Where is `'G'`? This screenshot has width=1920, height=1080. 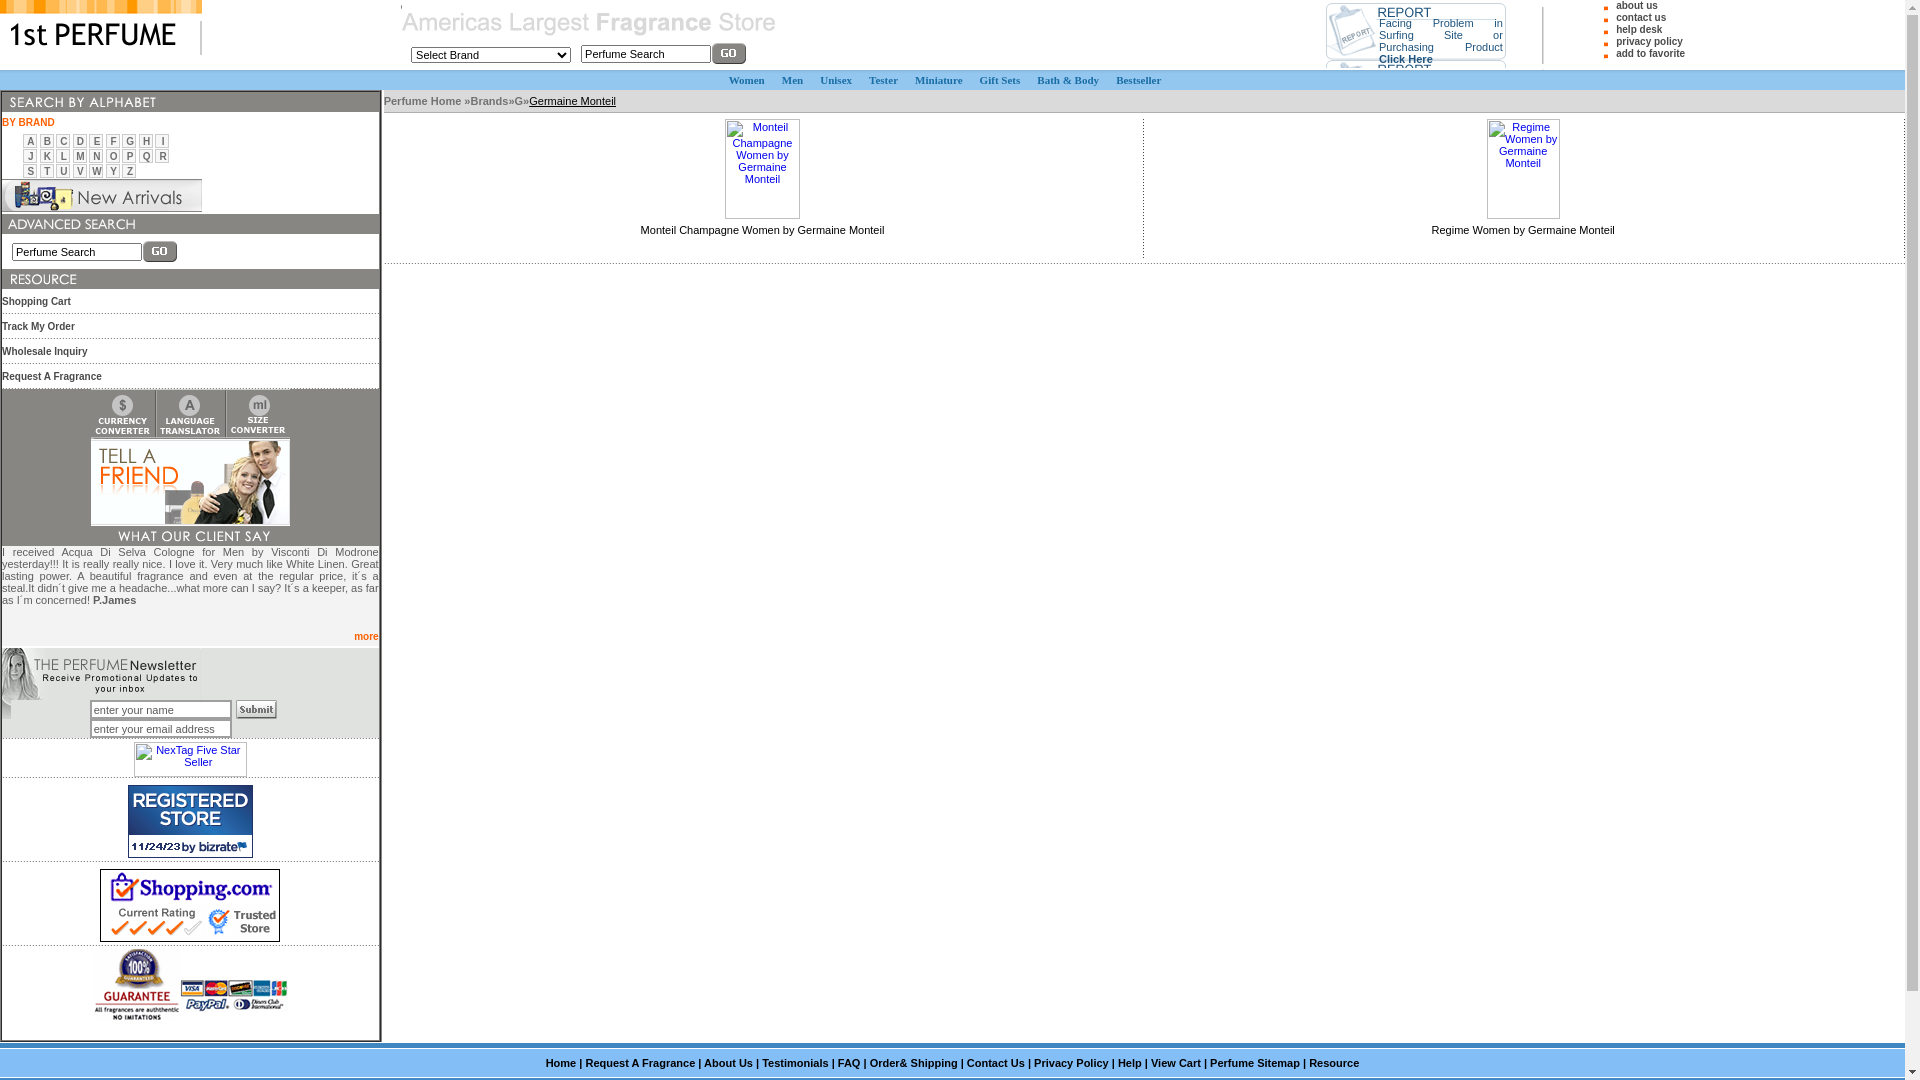
'G' is located at coordinates (519, 100).